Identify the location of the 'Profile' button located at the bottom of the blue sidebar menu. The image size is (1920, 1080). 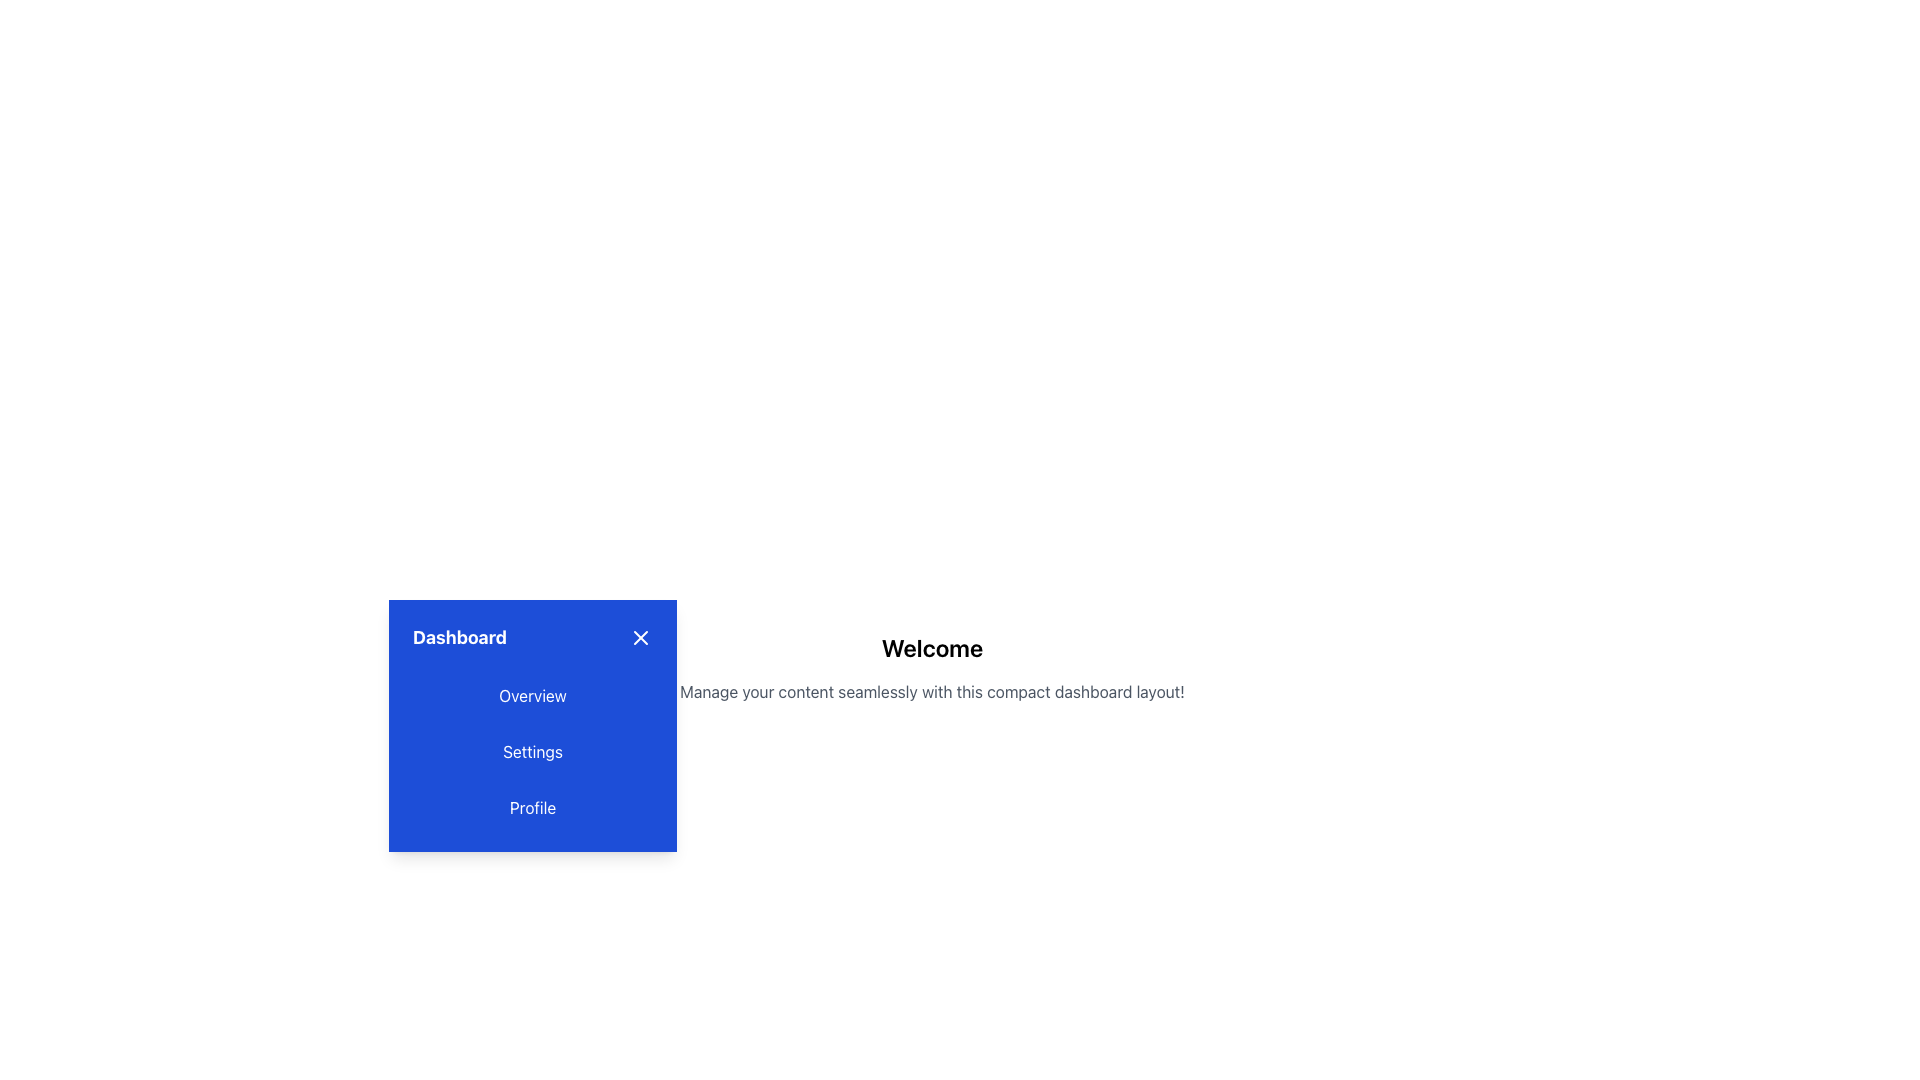
(532, 806).